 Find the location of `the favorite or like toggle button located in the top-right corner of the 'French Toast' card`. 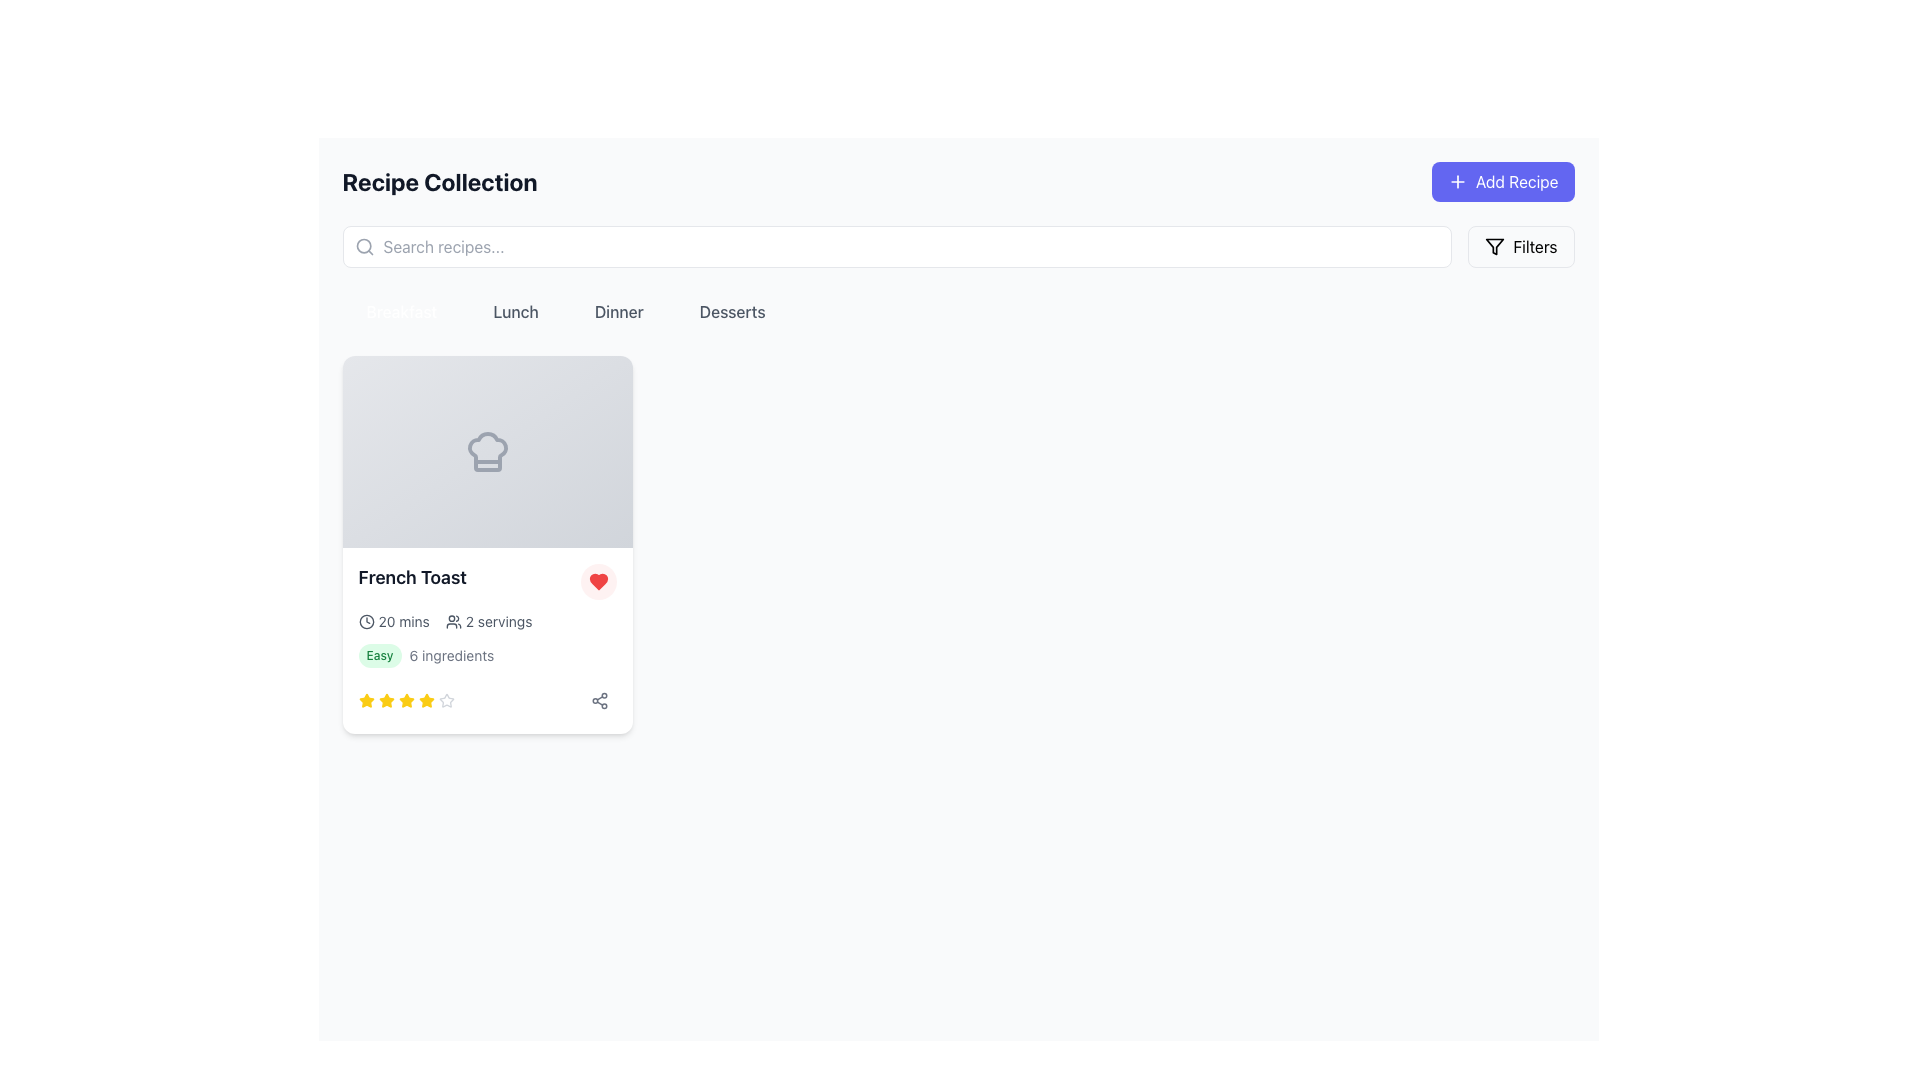

the favorite or like toggle button located in the top-right corner of the 'French Toast' card is located at coordinates (597, 582).